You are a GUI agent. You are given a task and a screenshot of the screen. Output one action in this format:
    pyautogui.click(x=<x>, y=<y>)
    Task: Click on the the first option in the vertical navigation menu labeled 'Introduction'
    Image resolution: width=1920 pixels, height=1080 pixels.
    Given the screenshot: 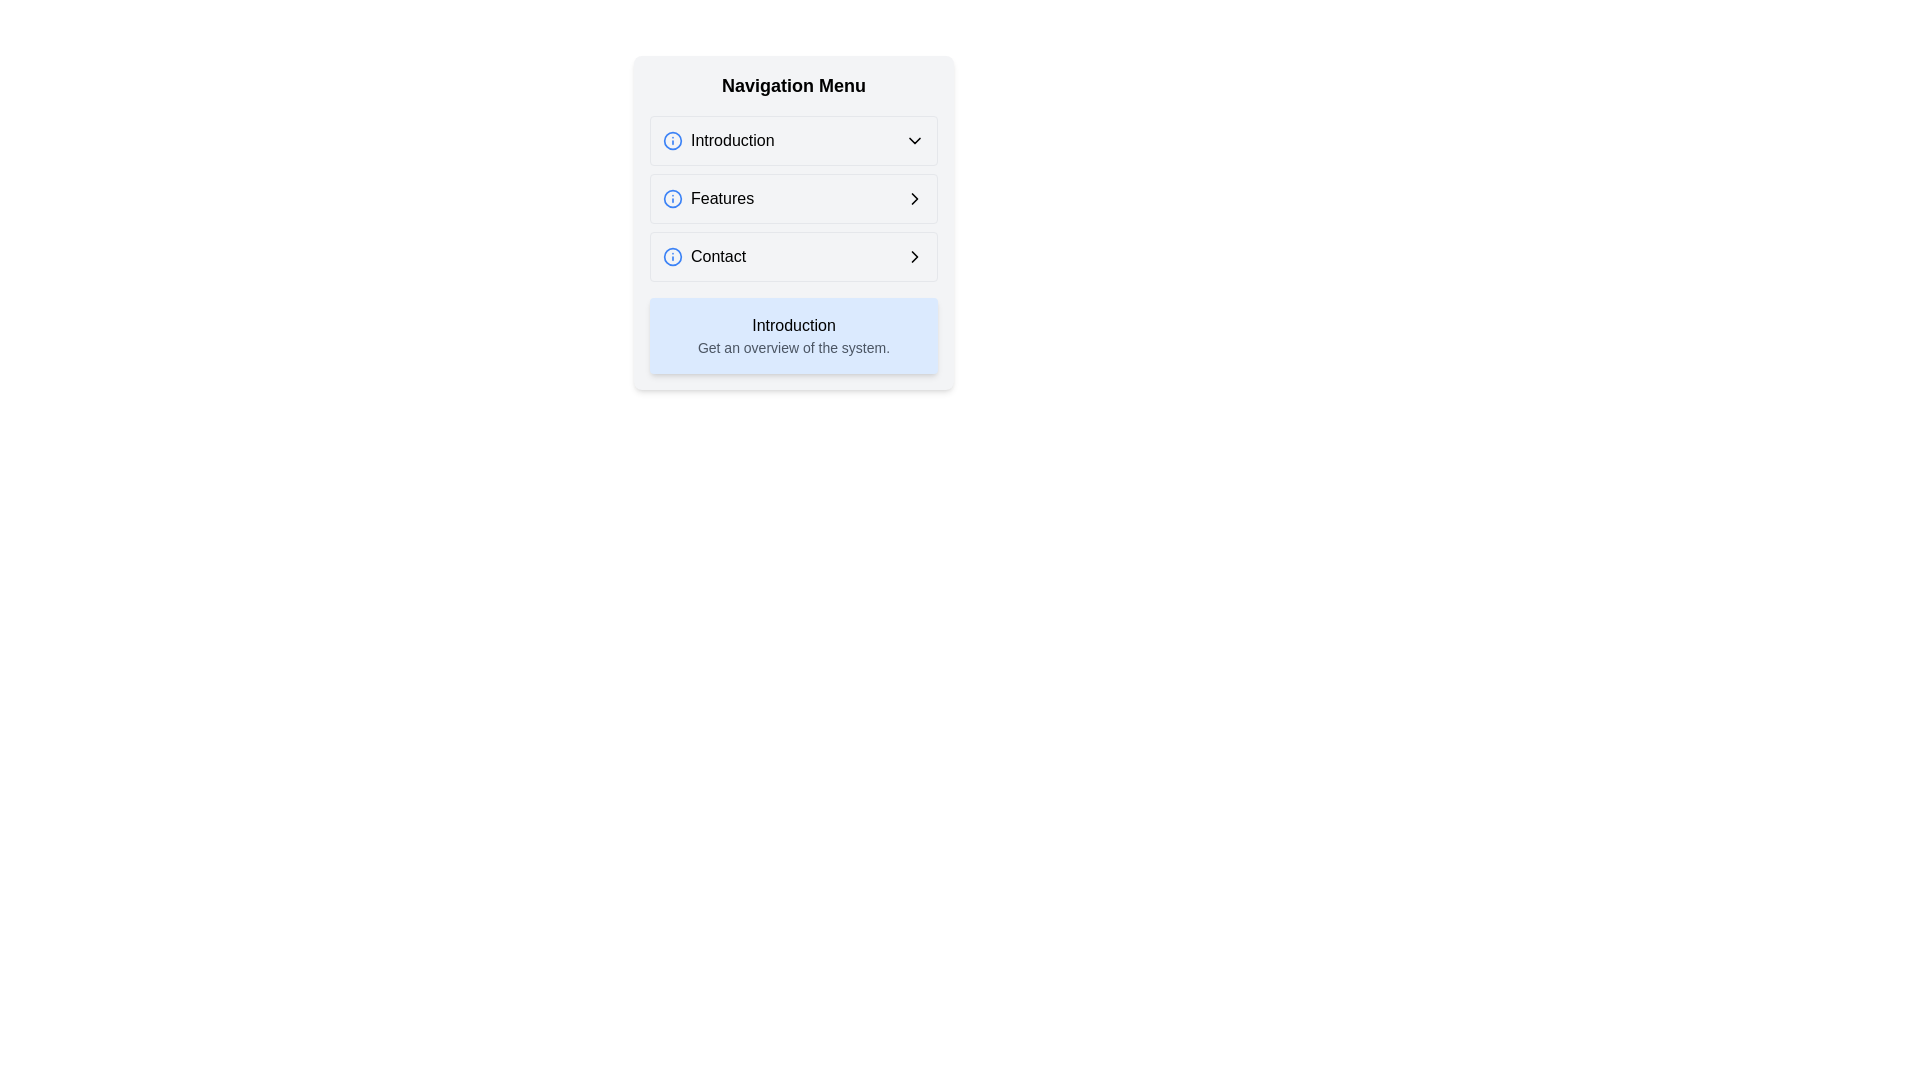 What is the action you would take?
    pyautogui.click(x=792, y=140)
    